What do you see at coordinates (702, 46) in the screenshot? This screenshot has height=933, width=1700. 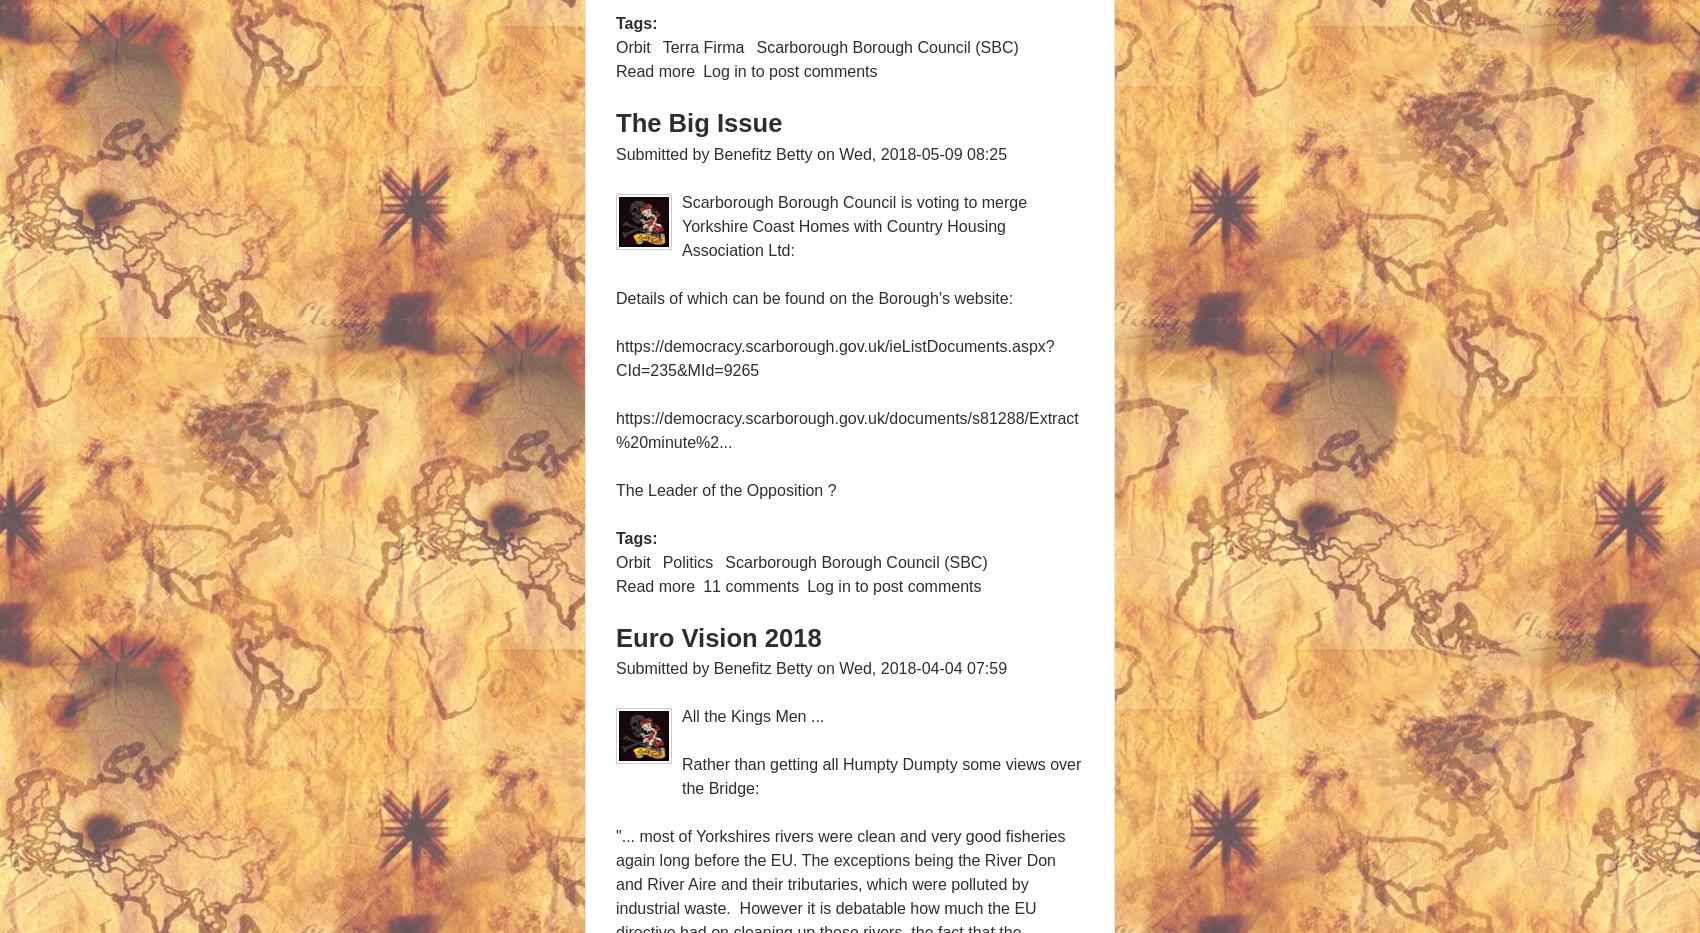 I see `'Terra Firma'` at bounding box center [702, 46].